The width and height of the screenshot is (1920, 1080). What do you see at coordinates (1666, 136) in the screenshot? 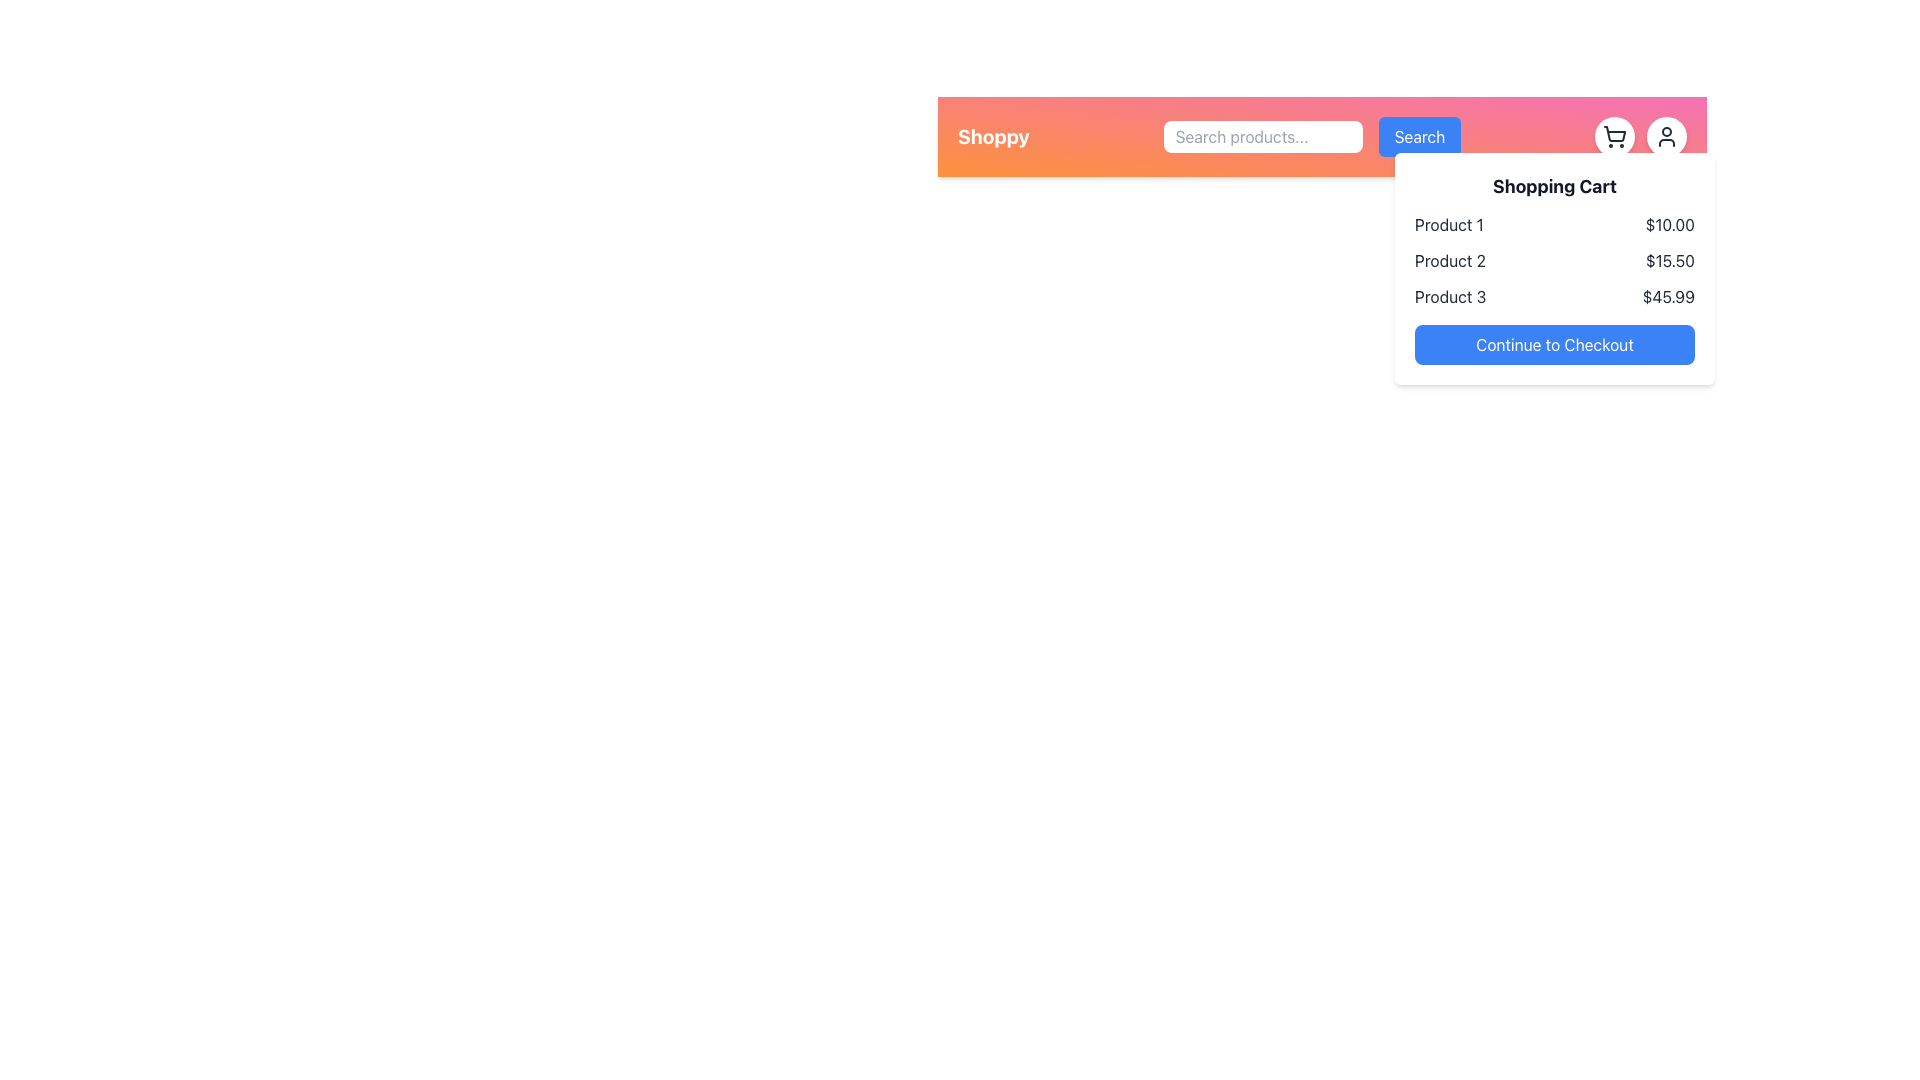
I see `the user profile SVG icon located inside the circular button at the far right of the navigation bar` at bounding box center [1666, 136].